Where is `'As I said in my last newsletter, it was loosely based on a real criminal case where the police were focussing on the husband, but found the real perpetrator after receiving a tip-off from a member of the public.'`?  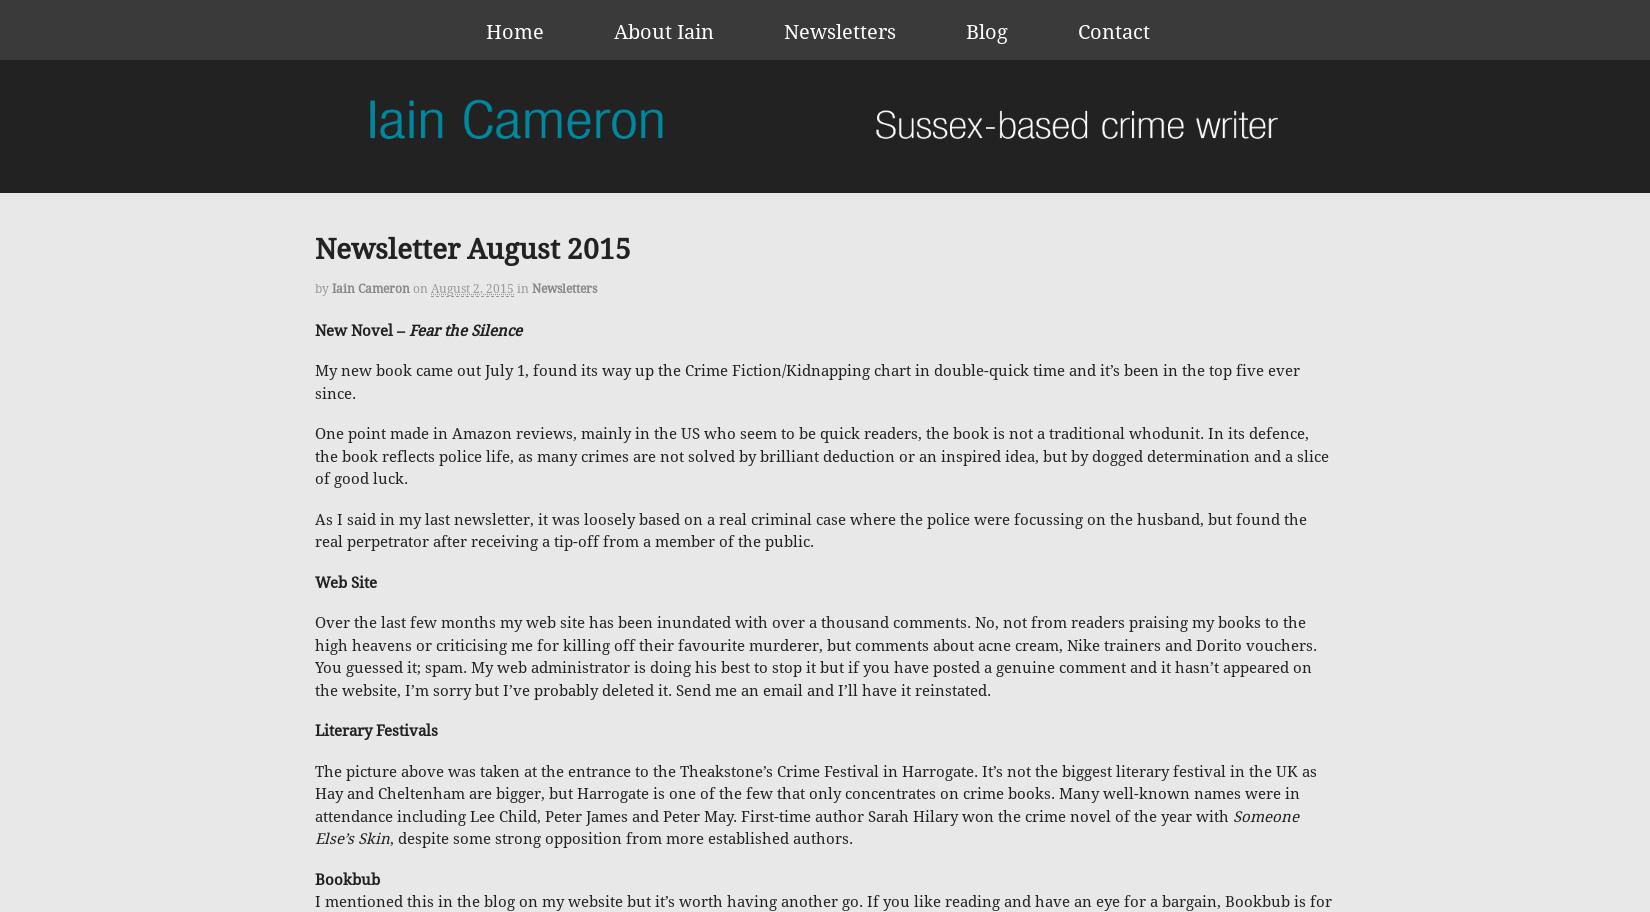 'As I said in my last newsletter, it was loosely based on a real criminal case where the police were focussing on the husband, but found the real perpetrator after receiving a tip-off from a member of the public.' is located at coordinates (314, 529).